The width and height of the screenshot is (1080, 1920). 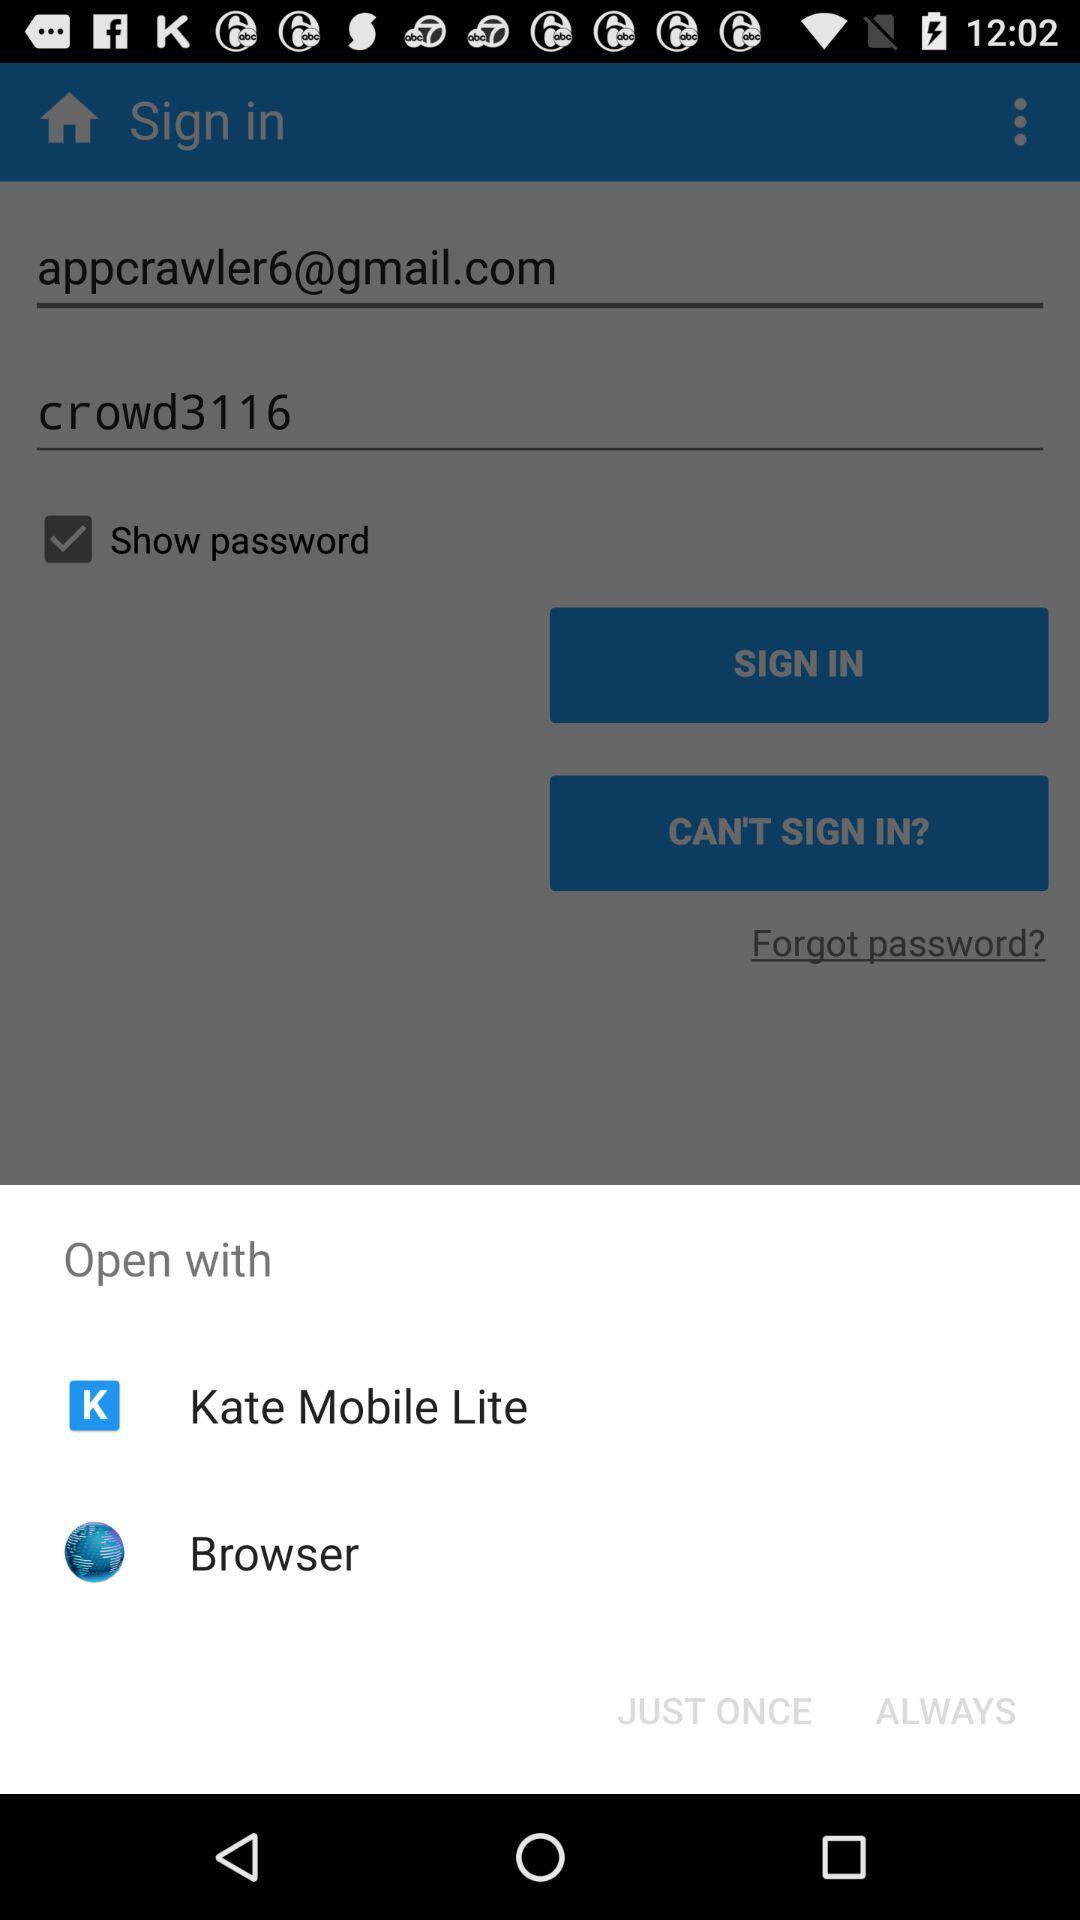 What do you see at coordinates (945, 1708) in the screenshot?
I see `the always at the bottom right corner` at bounding box center [945, 1708].